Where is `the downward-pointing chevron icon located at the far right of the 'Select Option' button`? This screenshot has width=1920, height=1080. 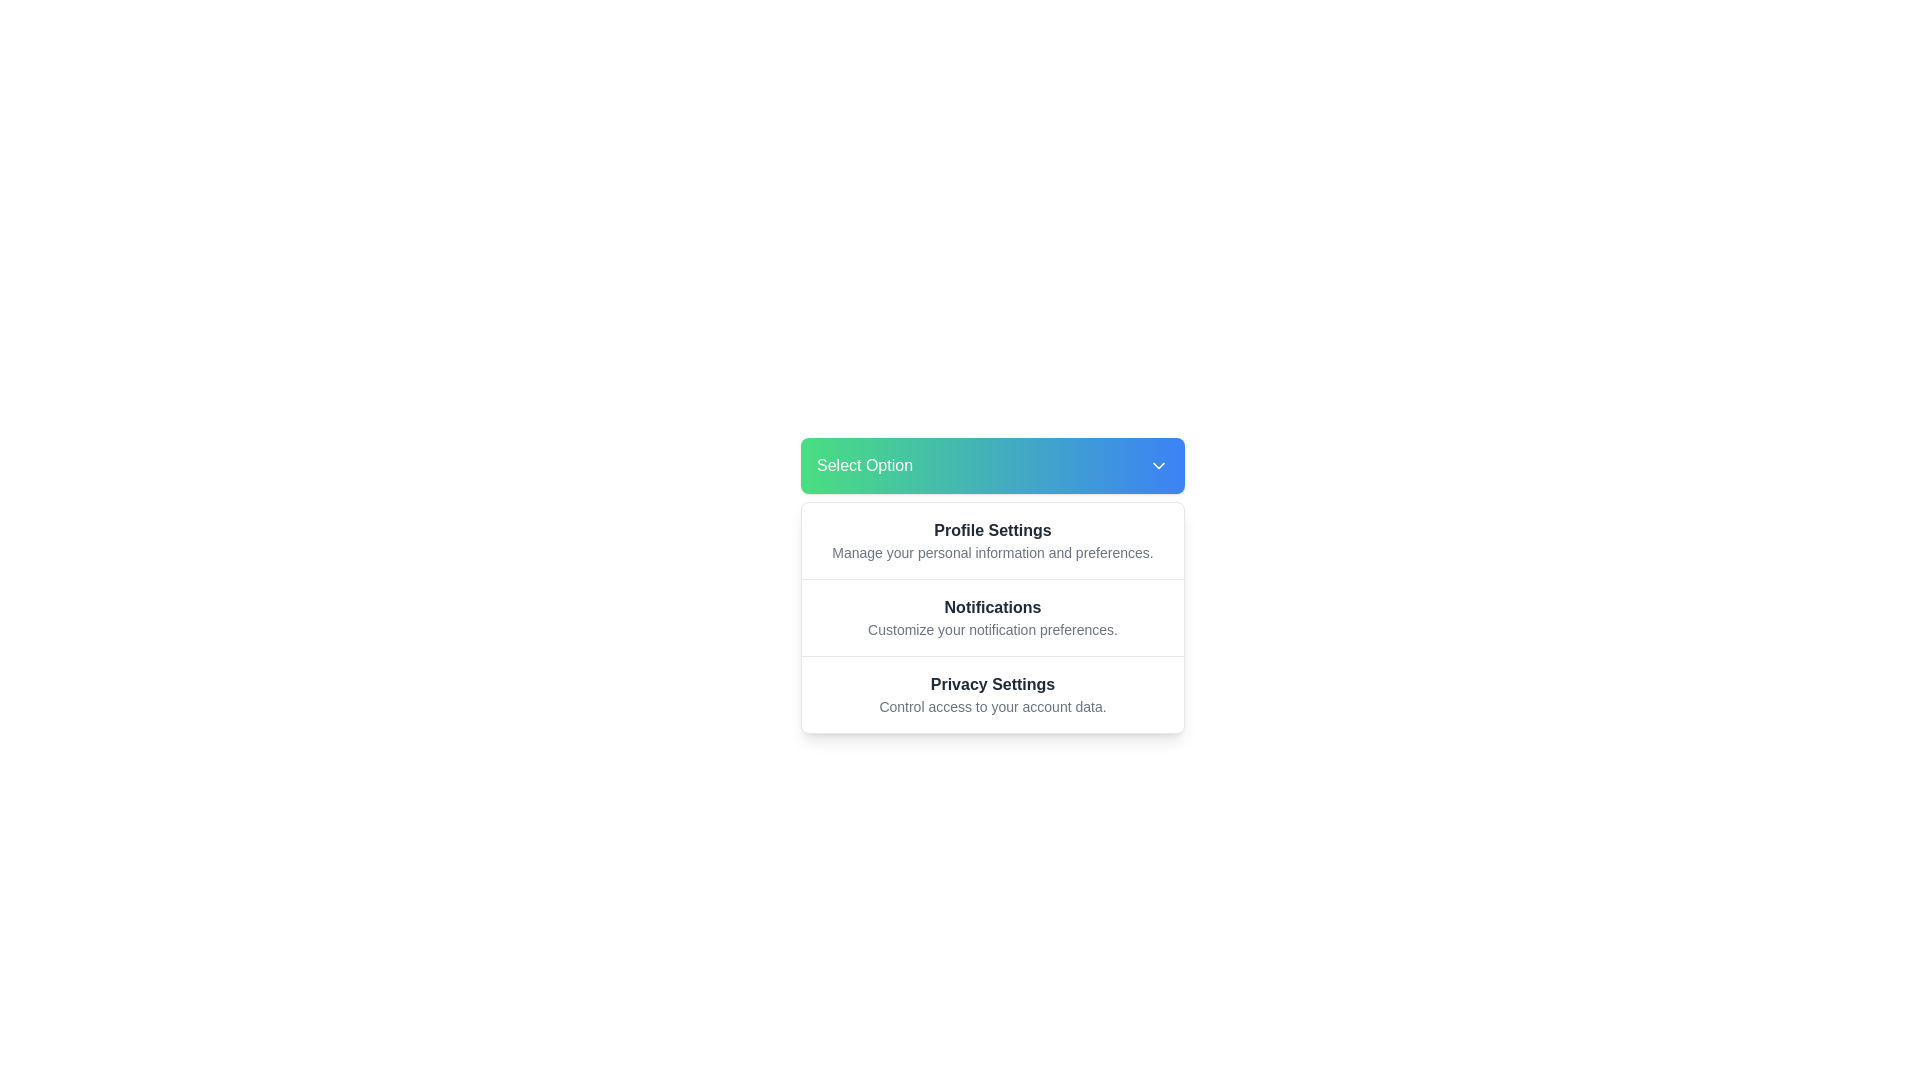
the downward-pointing chevron icon located at the far right of the 'Select Option' button is located at coordinates (1158, 466).